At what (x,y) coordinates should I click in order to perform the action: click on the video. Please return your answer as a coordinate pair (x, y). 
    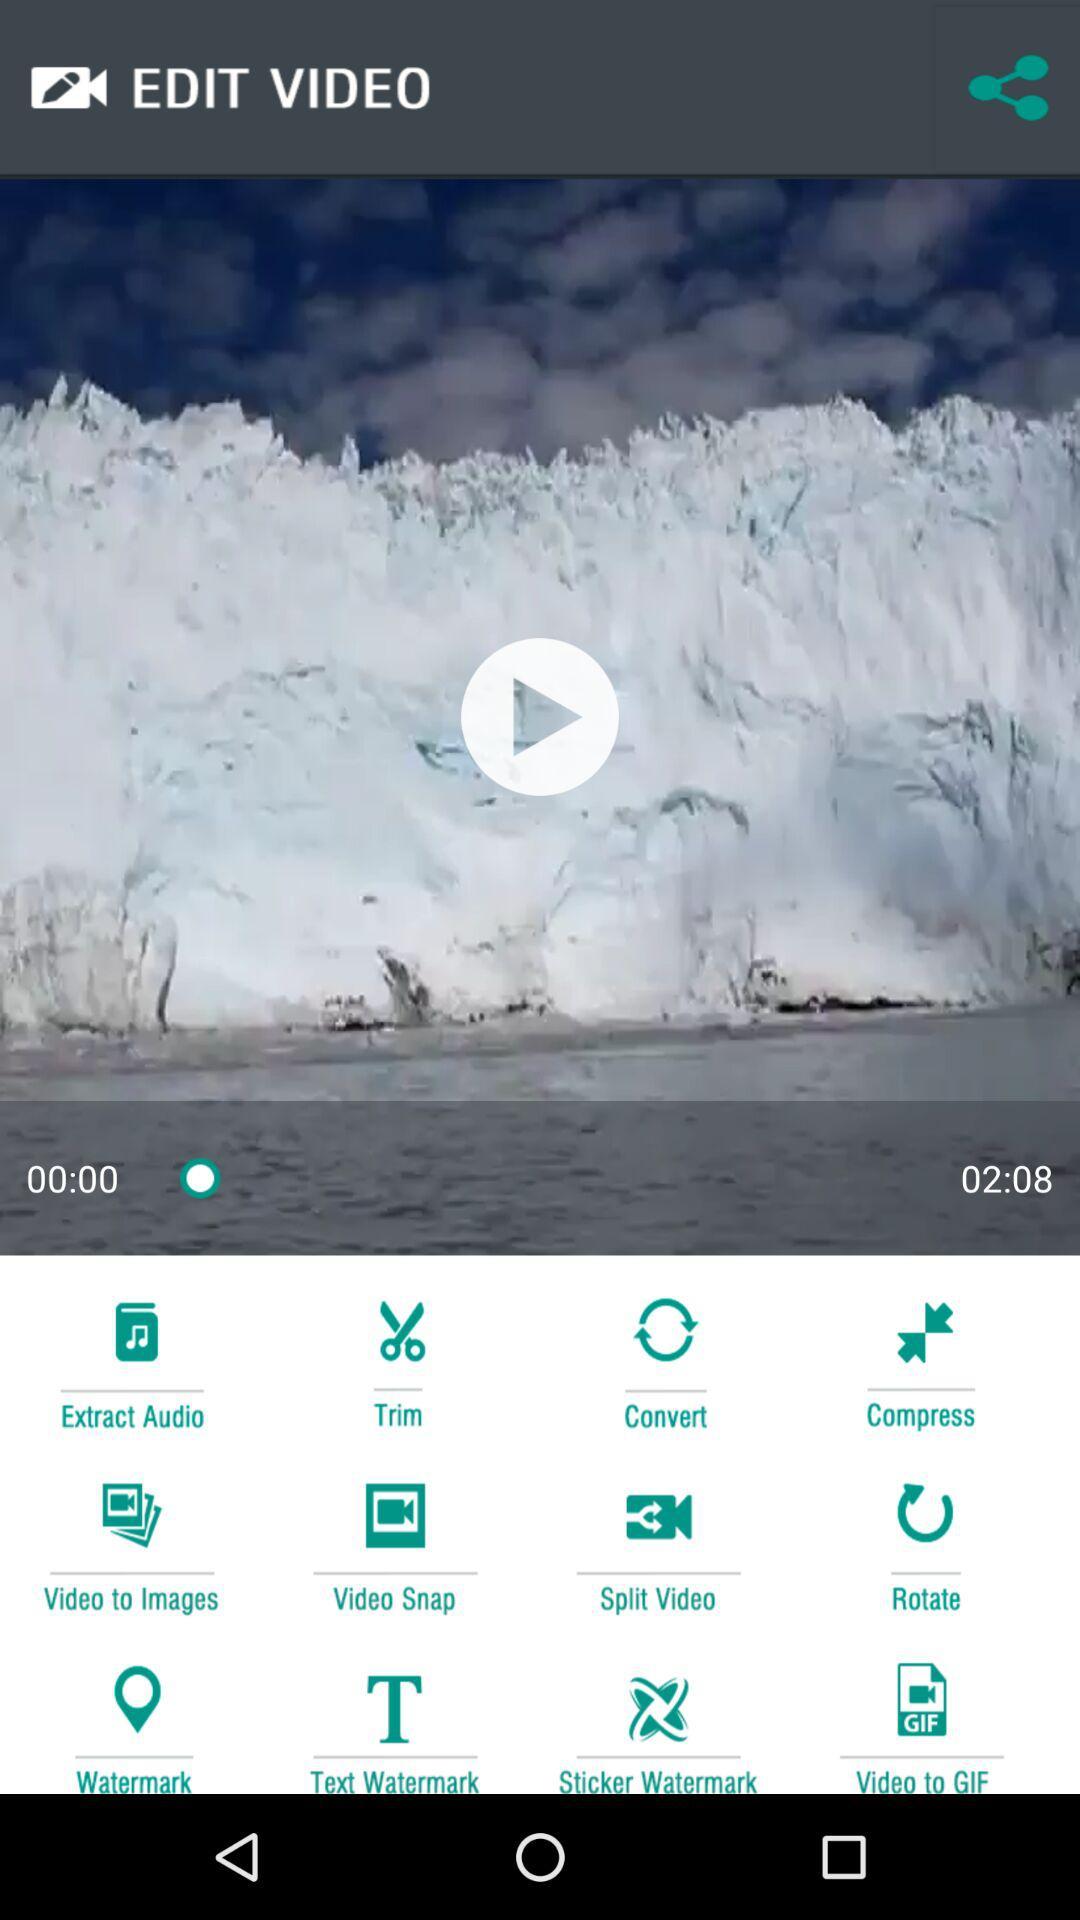
    Looking at the image, I should click on (540, 716).